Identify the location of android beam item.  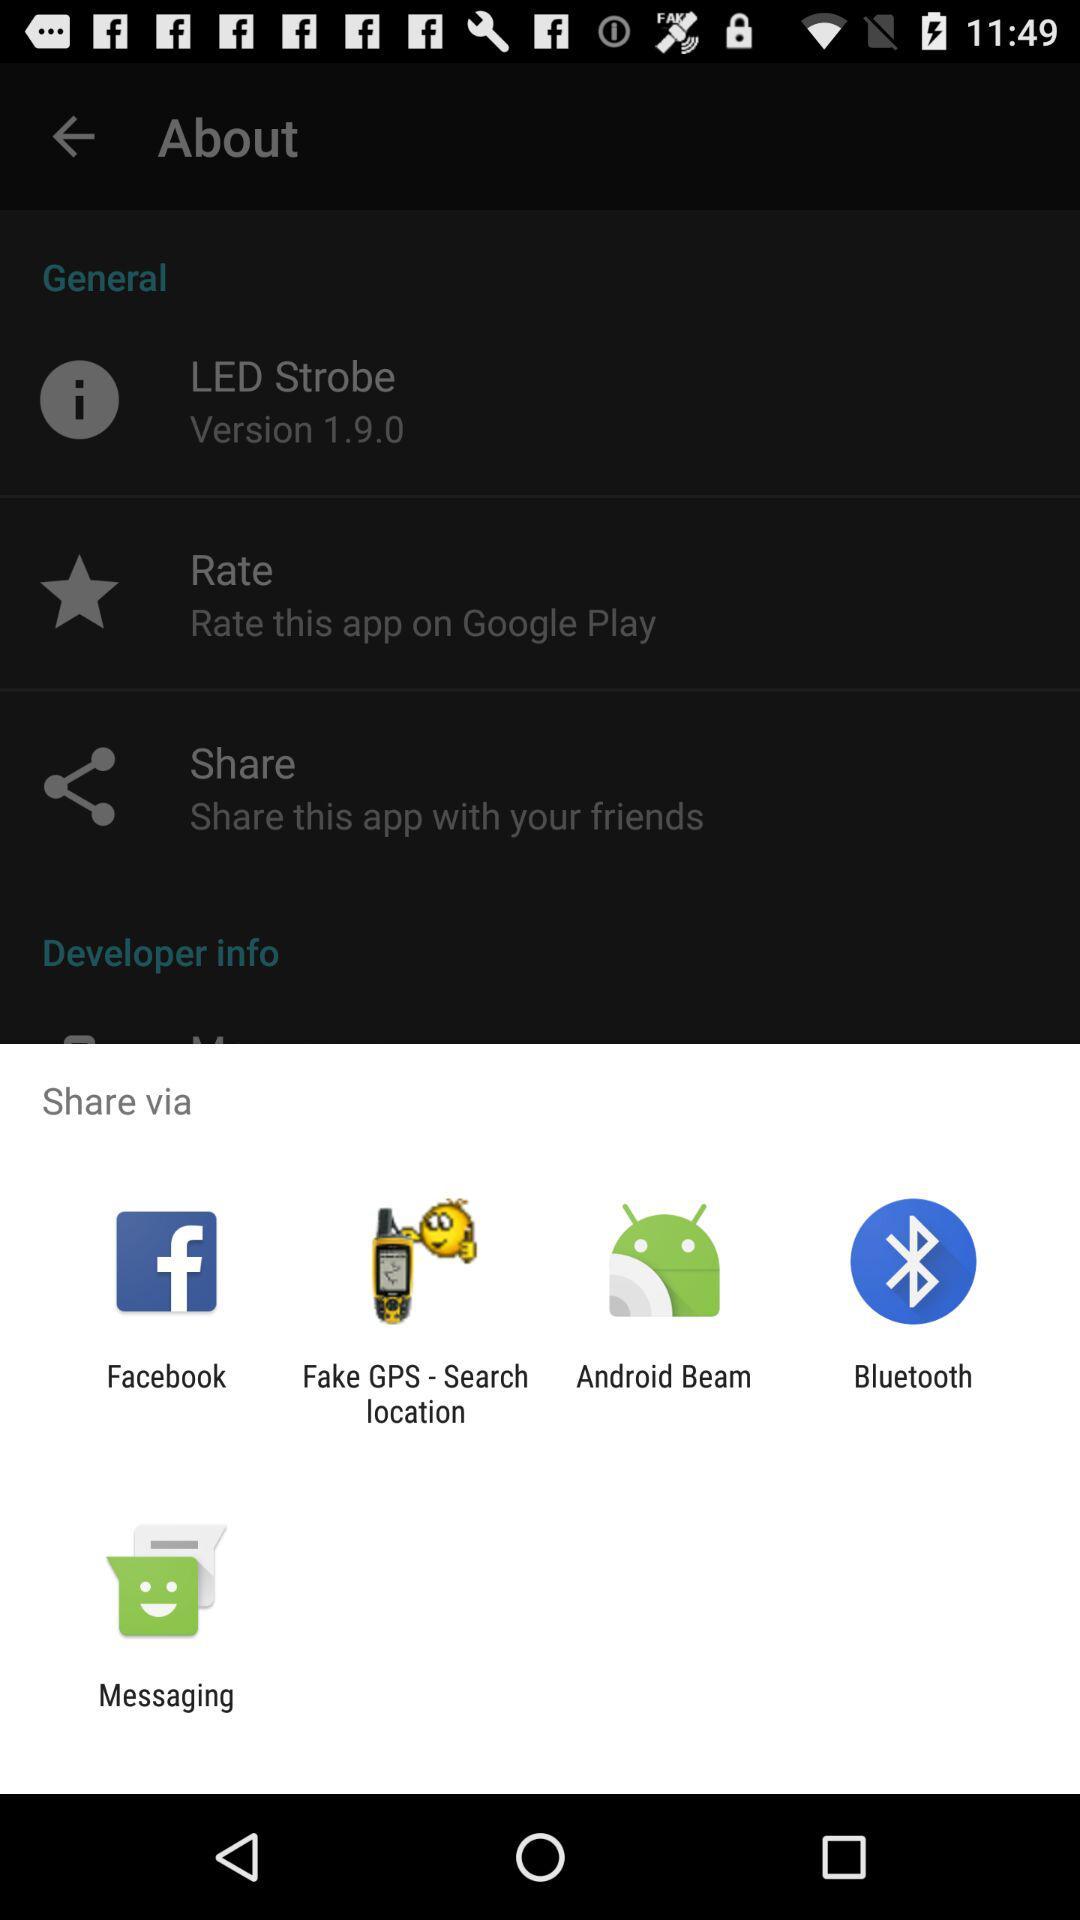
(664, 1392).